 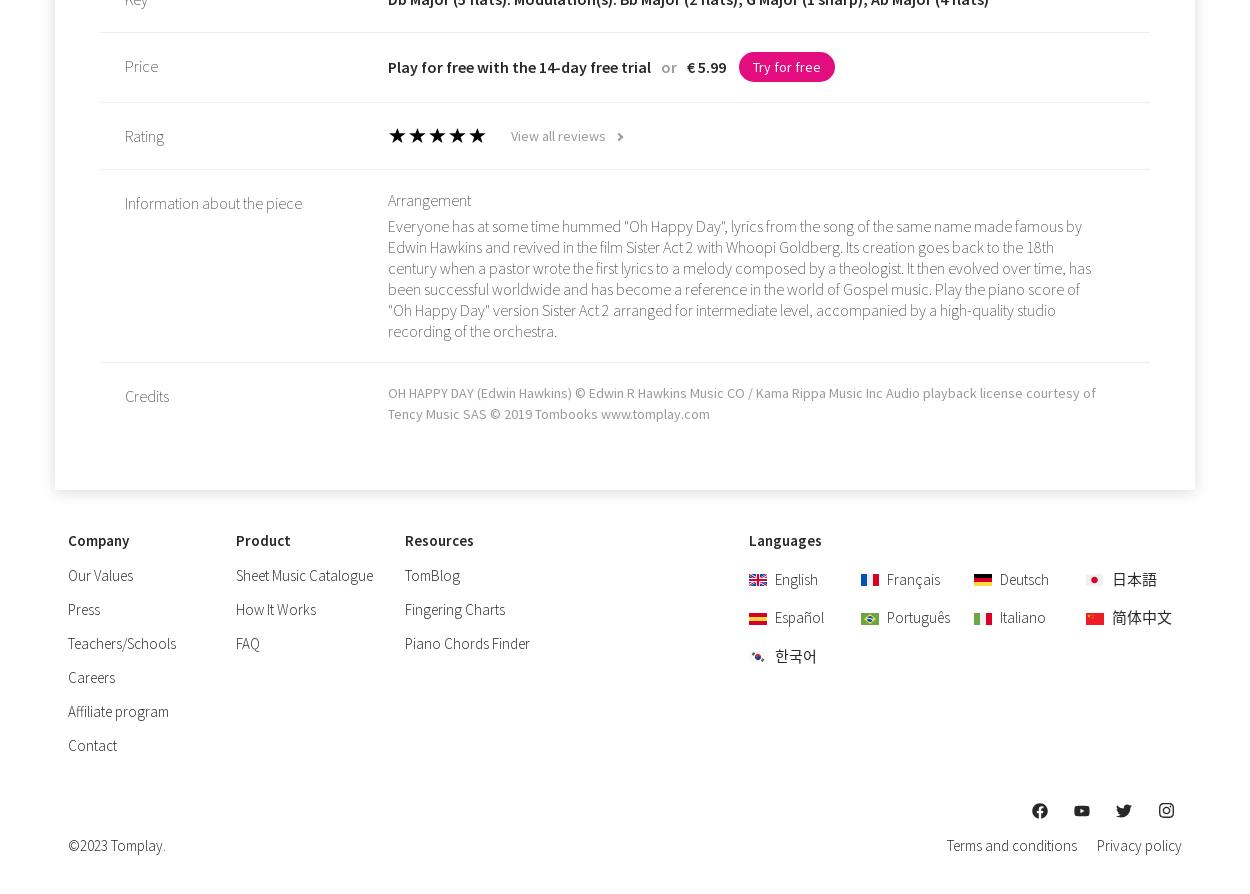 What do you see at coordinates (263, 540) in the screenshot?
I see `'Product'` at bounding box center [263, 540].